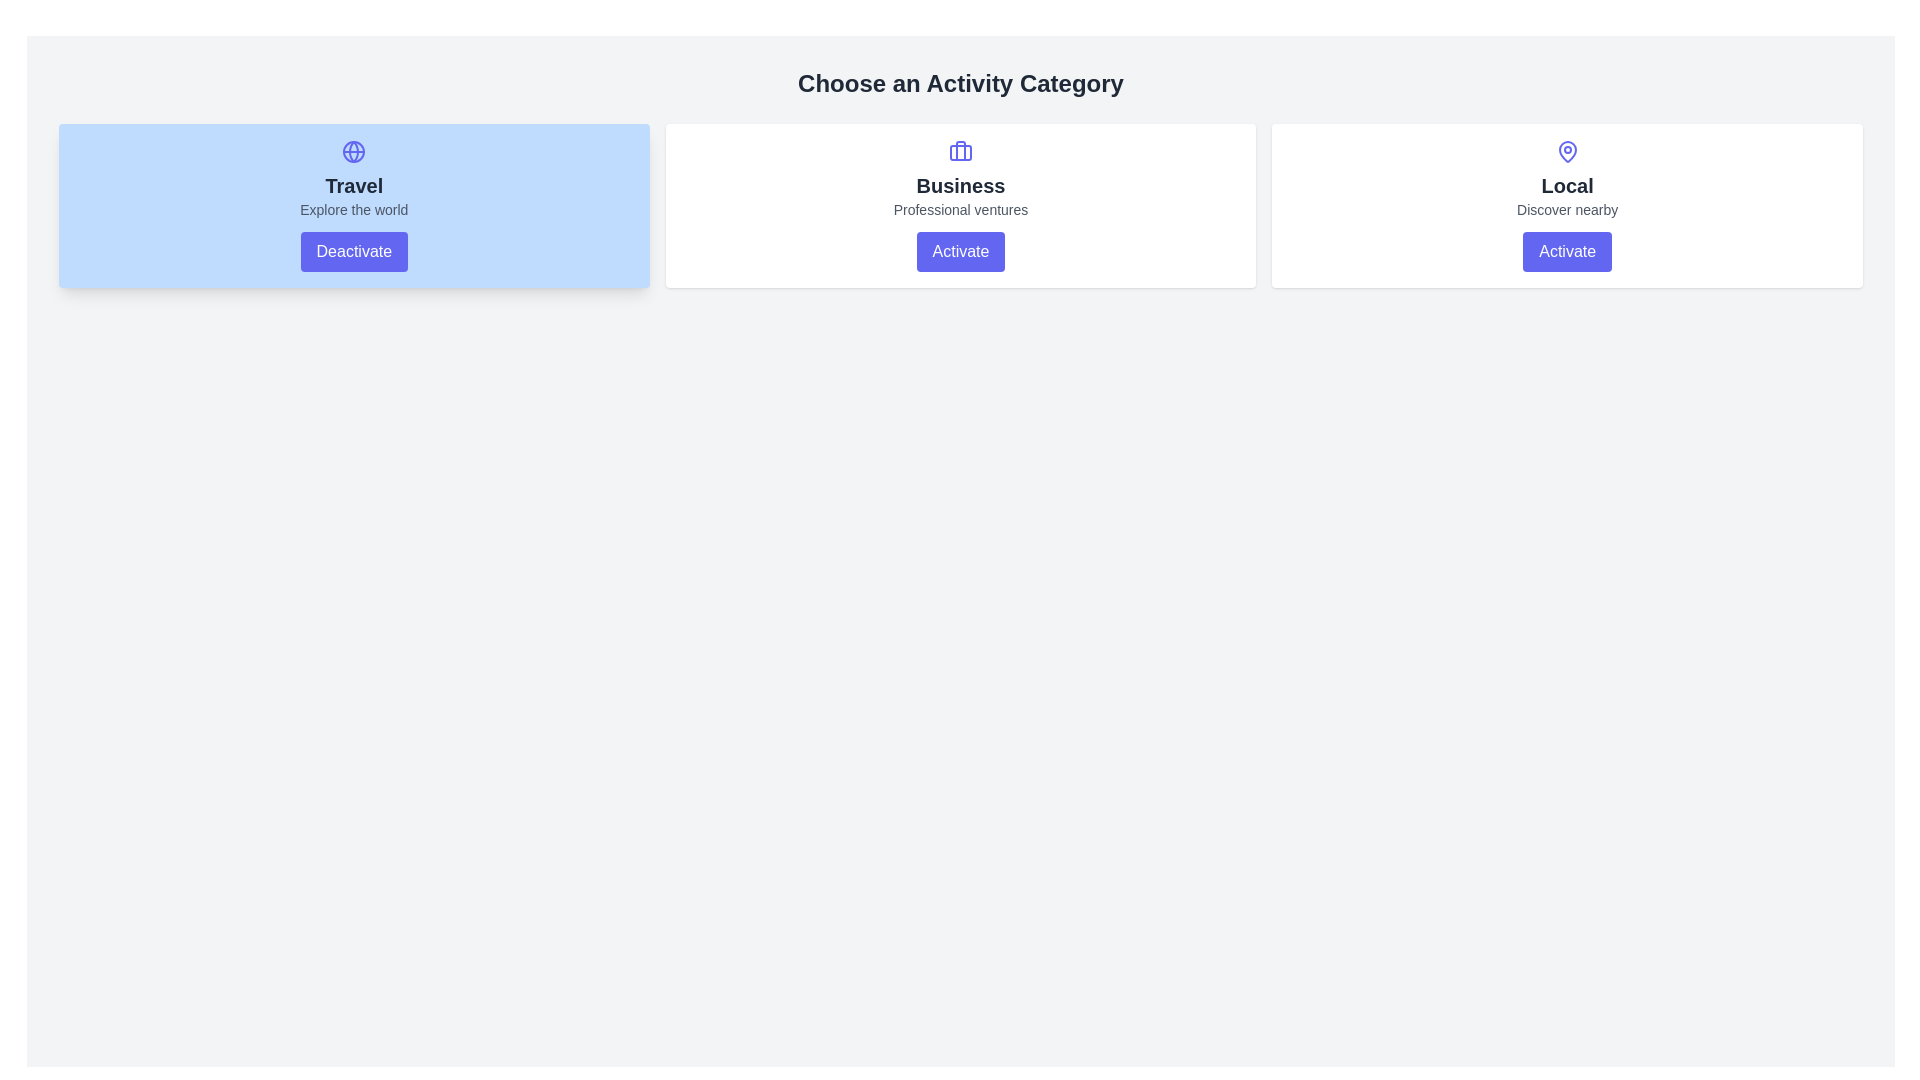 The height and width of the screenshot is (1080, 1920). I want to click on the 'Local' category icon, which is the central visual cue for the Local section, located to the top-left of its title text, so click(1566, 150).